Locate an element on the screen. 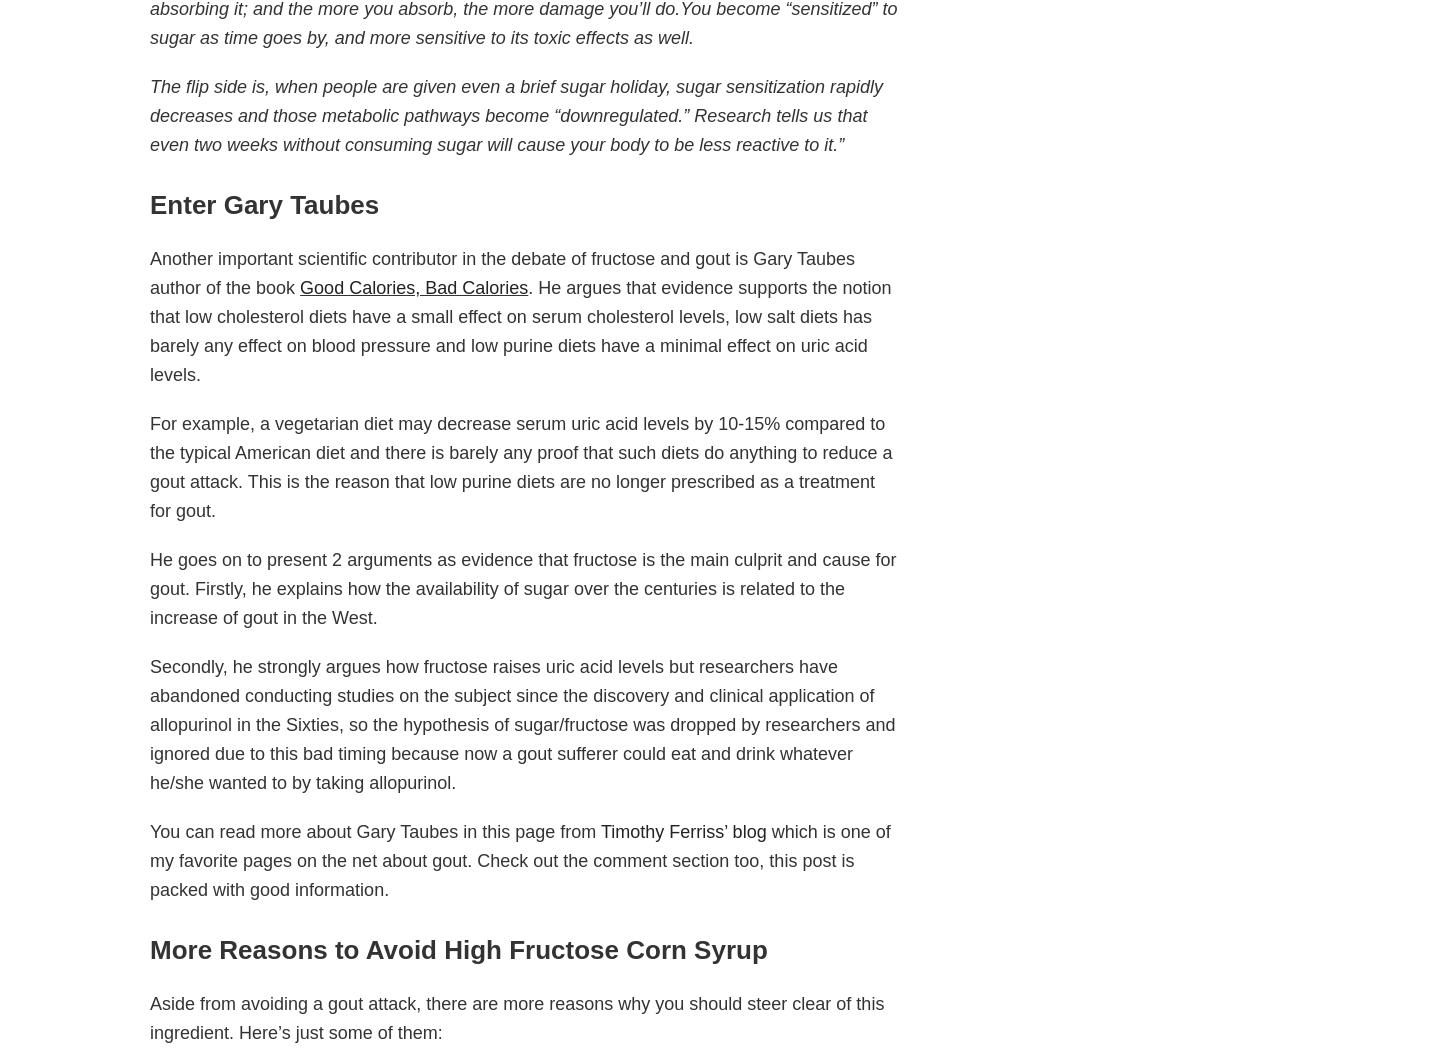 This screenshot has height=1055, width=1440. 'The flip side is, when people are given even a brief sugar holiday, sugar sensitization rapidly decreases and those metabolic pathways become “downregulated.” Research tells us that even two weeks without consuming sugar will cause your body to be less reactive to it.”' is located at coordinates (149, 115).